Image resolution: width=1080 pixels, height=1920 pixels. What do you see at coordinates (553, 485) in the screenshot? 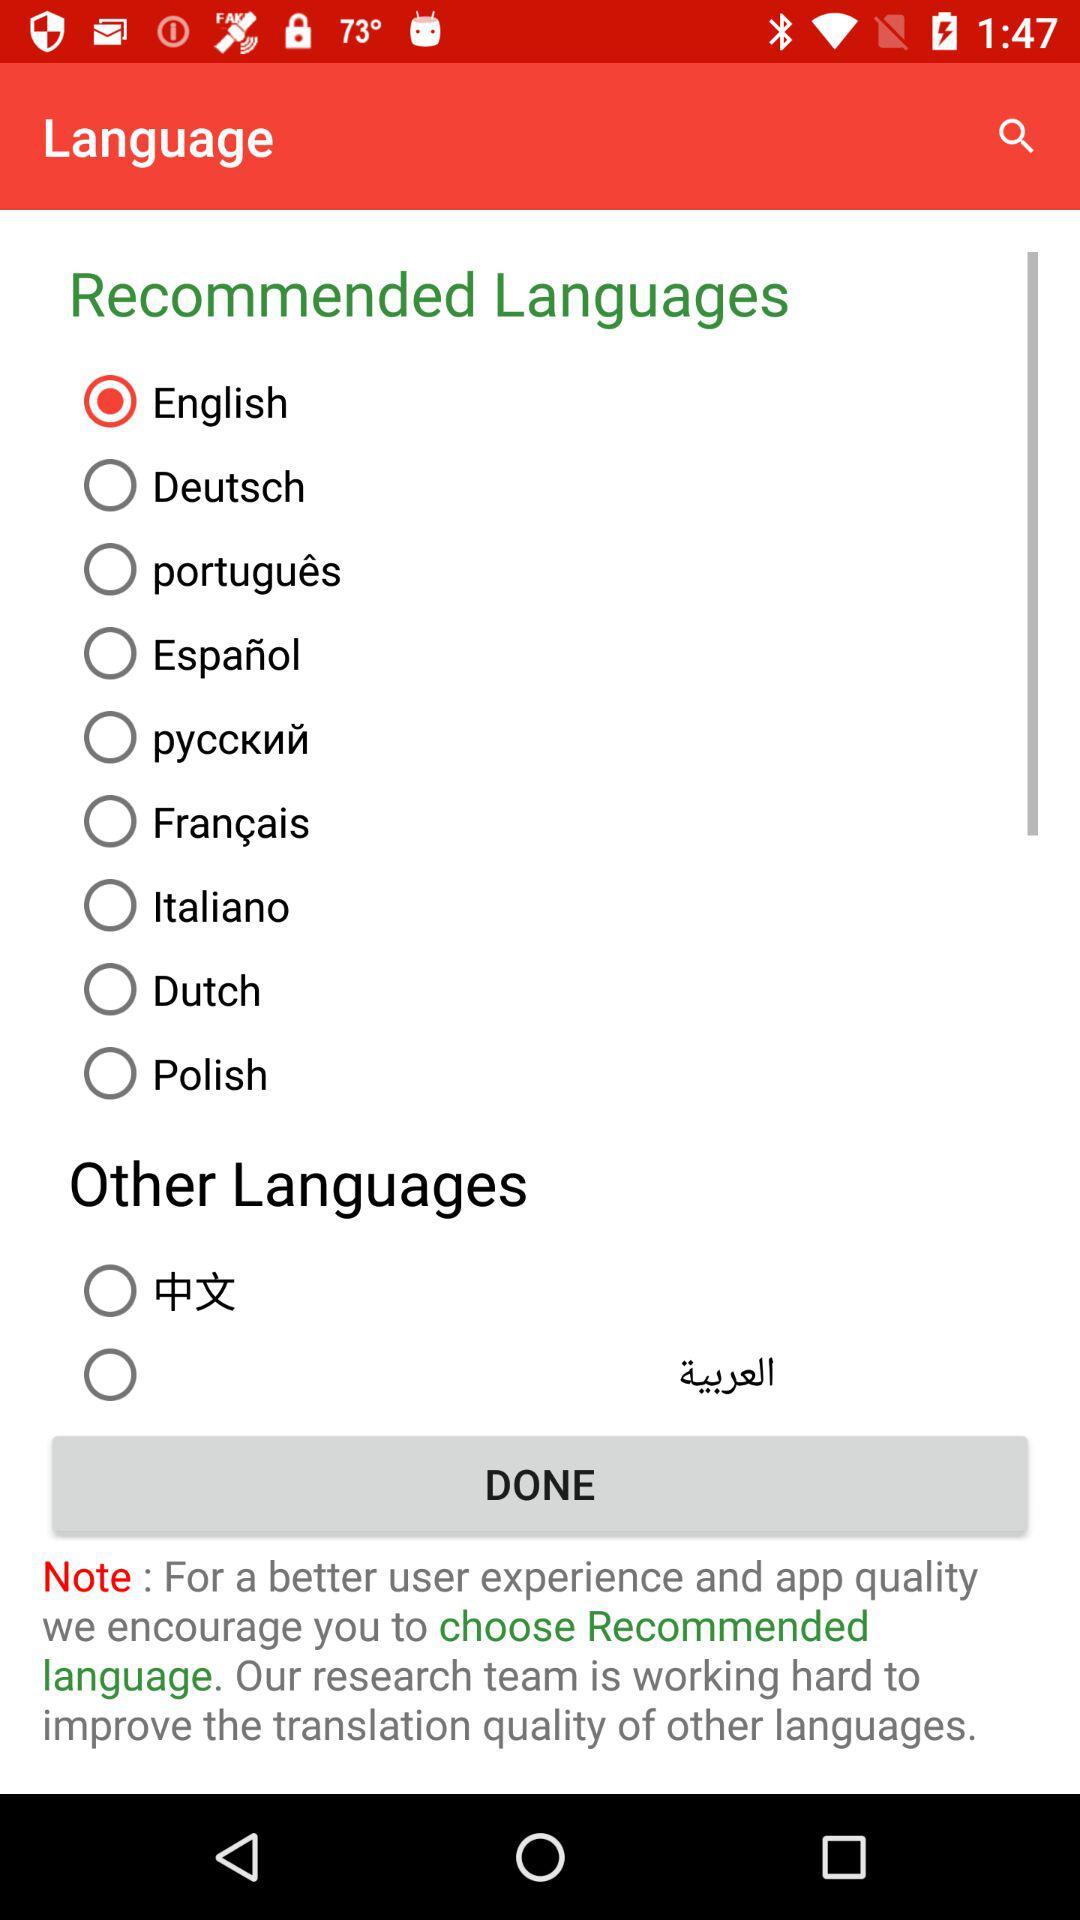
I see `the deutsch icon` at bounding box center [553, 485].